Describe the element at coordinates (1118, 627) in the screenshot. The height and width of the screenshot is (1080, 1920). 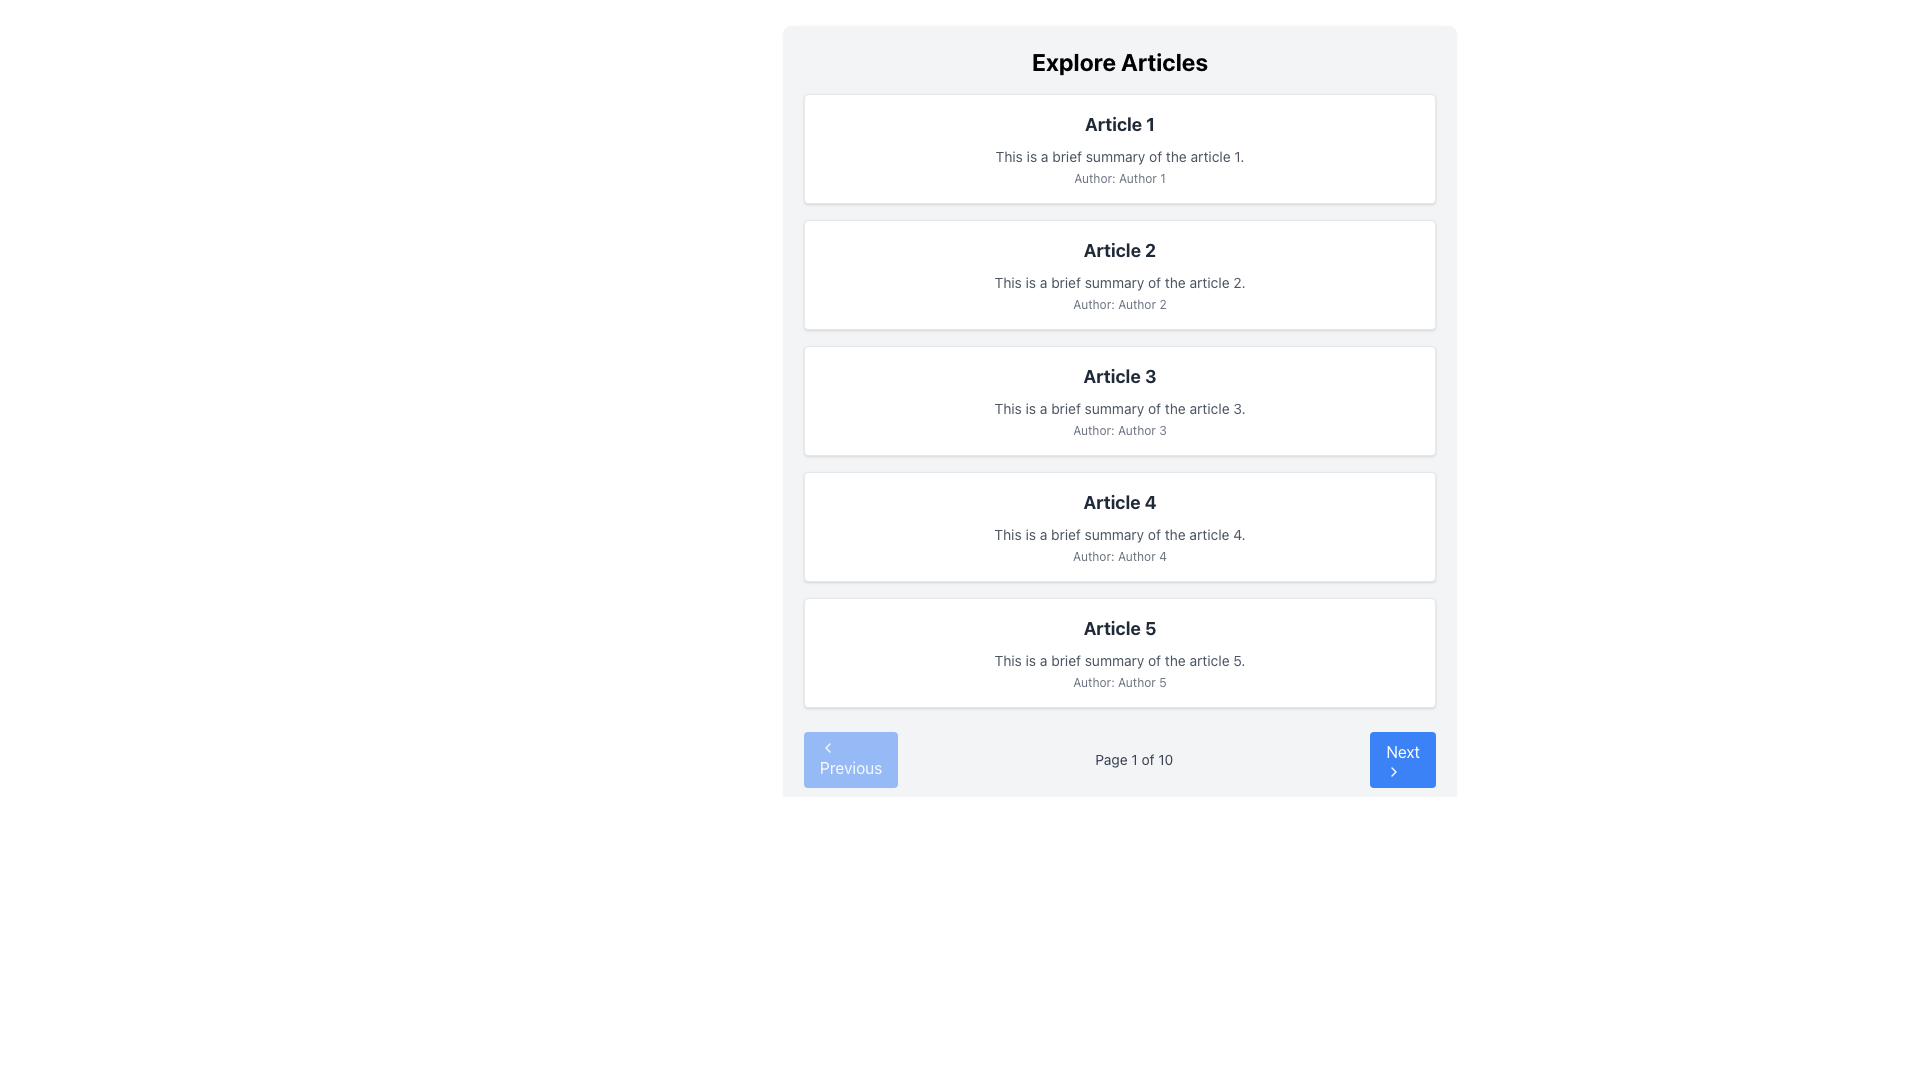
I see `the text label that serves as the title for the article, located at the upper section of the fifth card in a vertical list of similar cards` at that location.